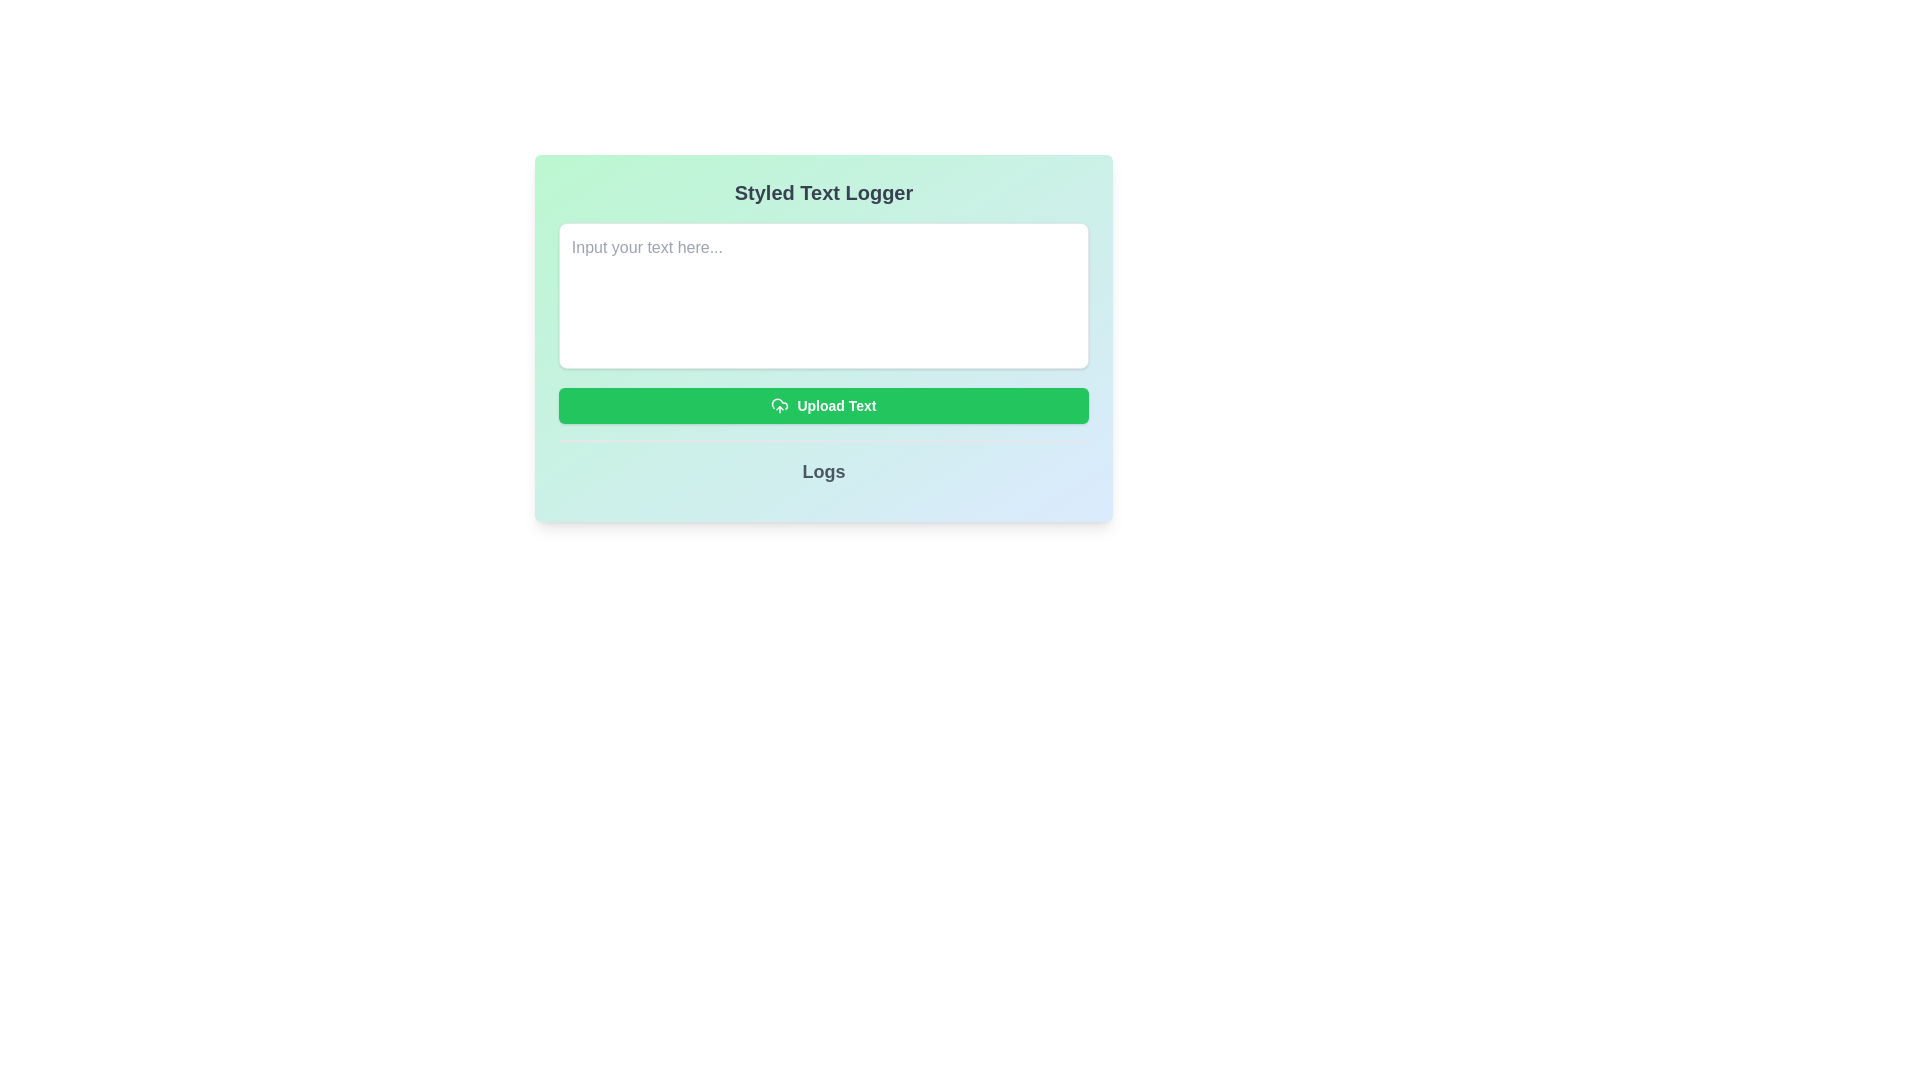  I want to click on the text label located beneath the 'Upload Text' button, so click(824, 462).